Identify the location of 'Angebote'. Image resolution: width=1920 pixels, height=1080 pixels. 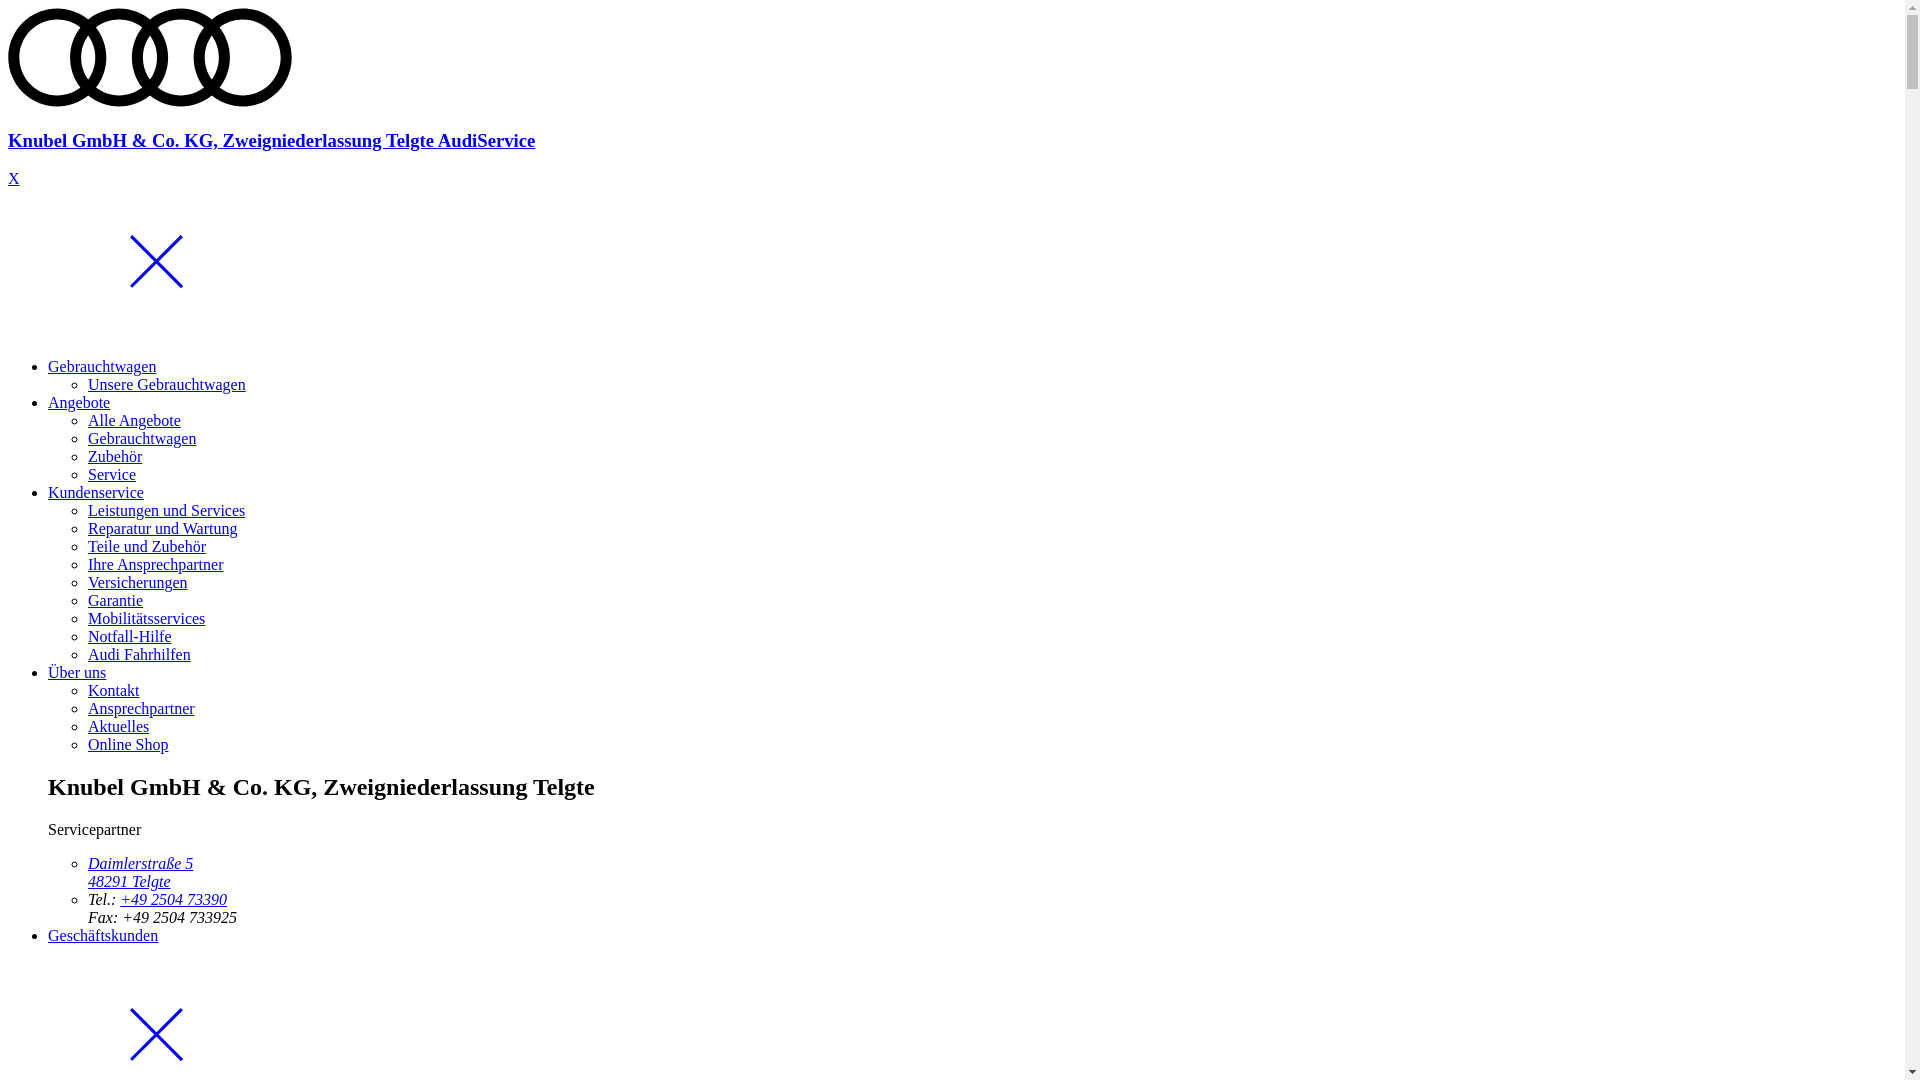
(78, 402).